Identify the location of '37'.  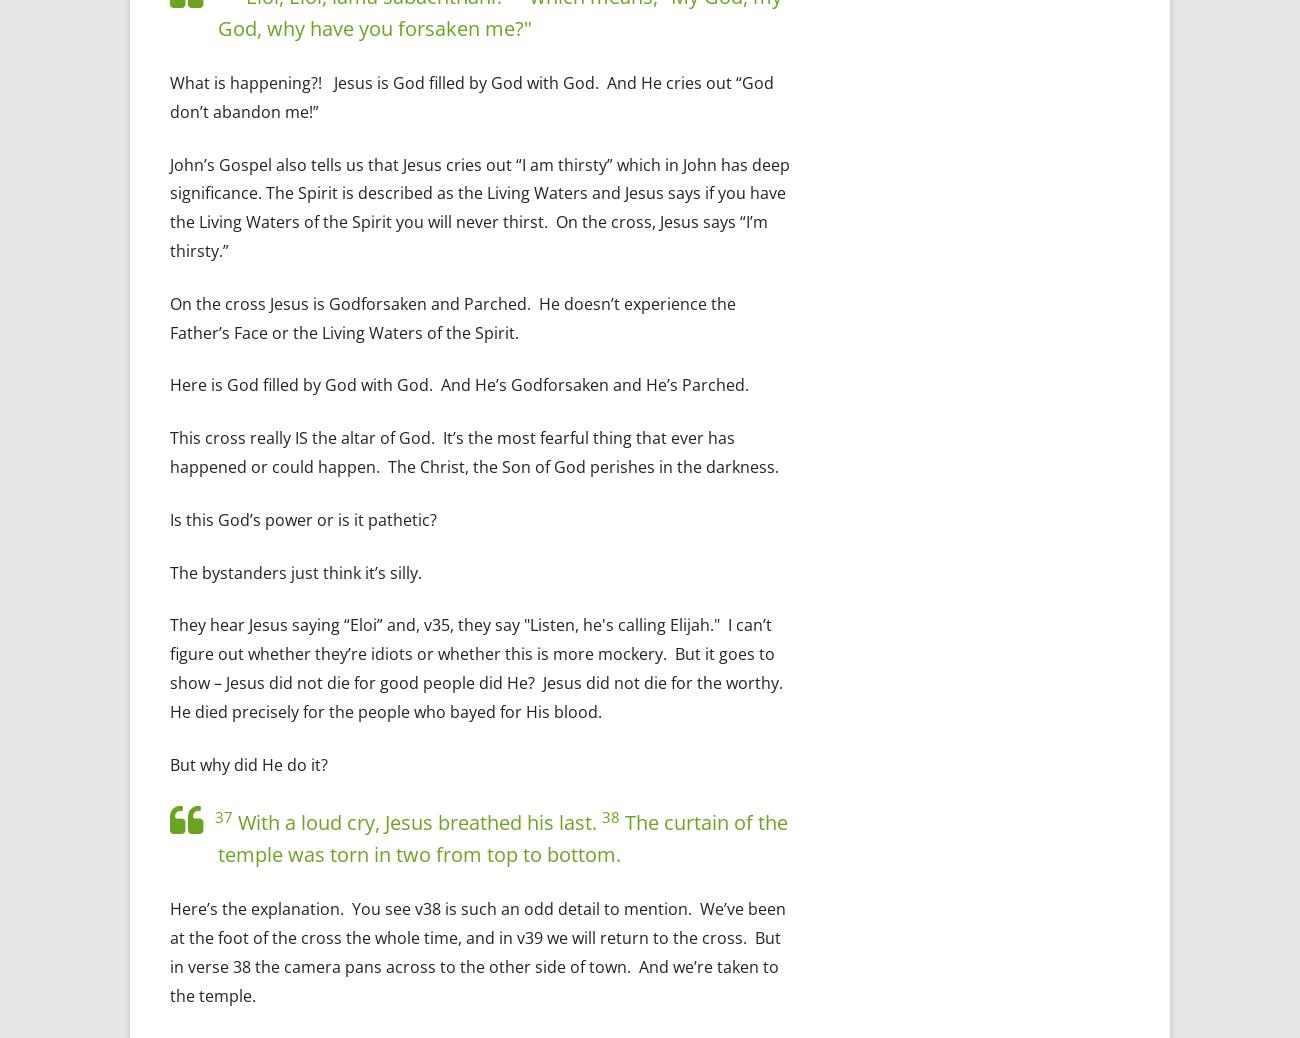
(222, 815).